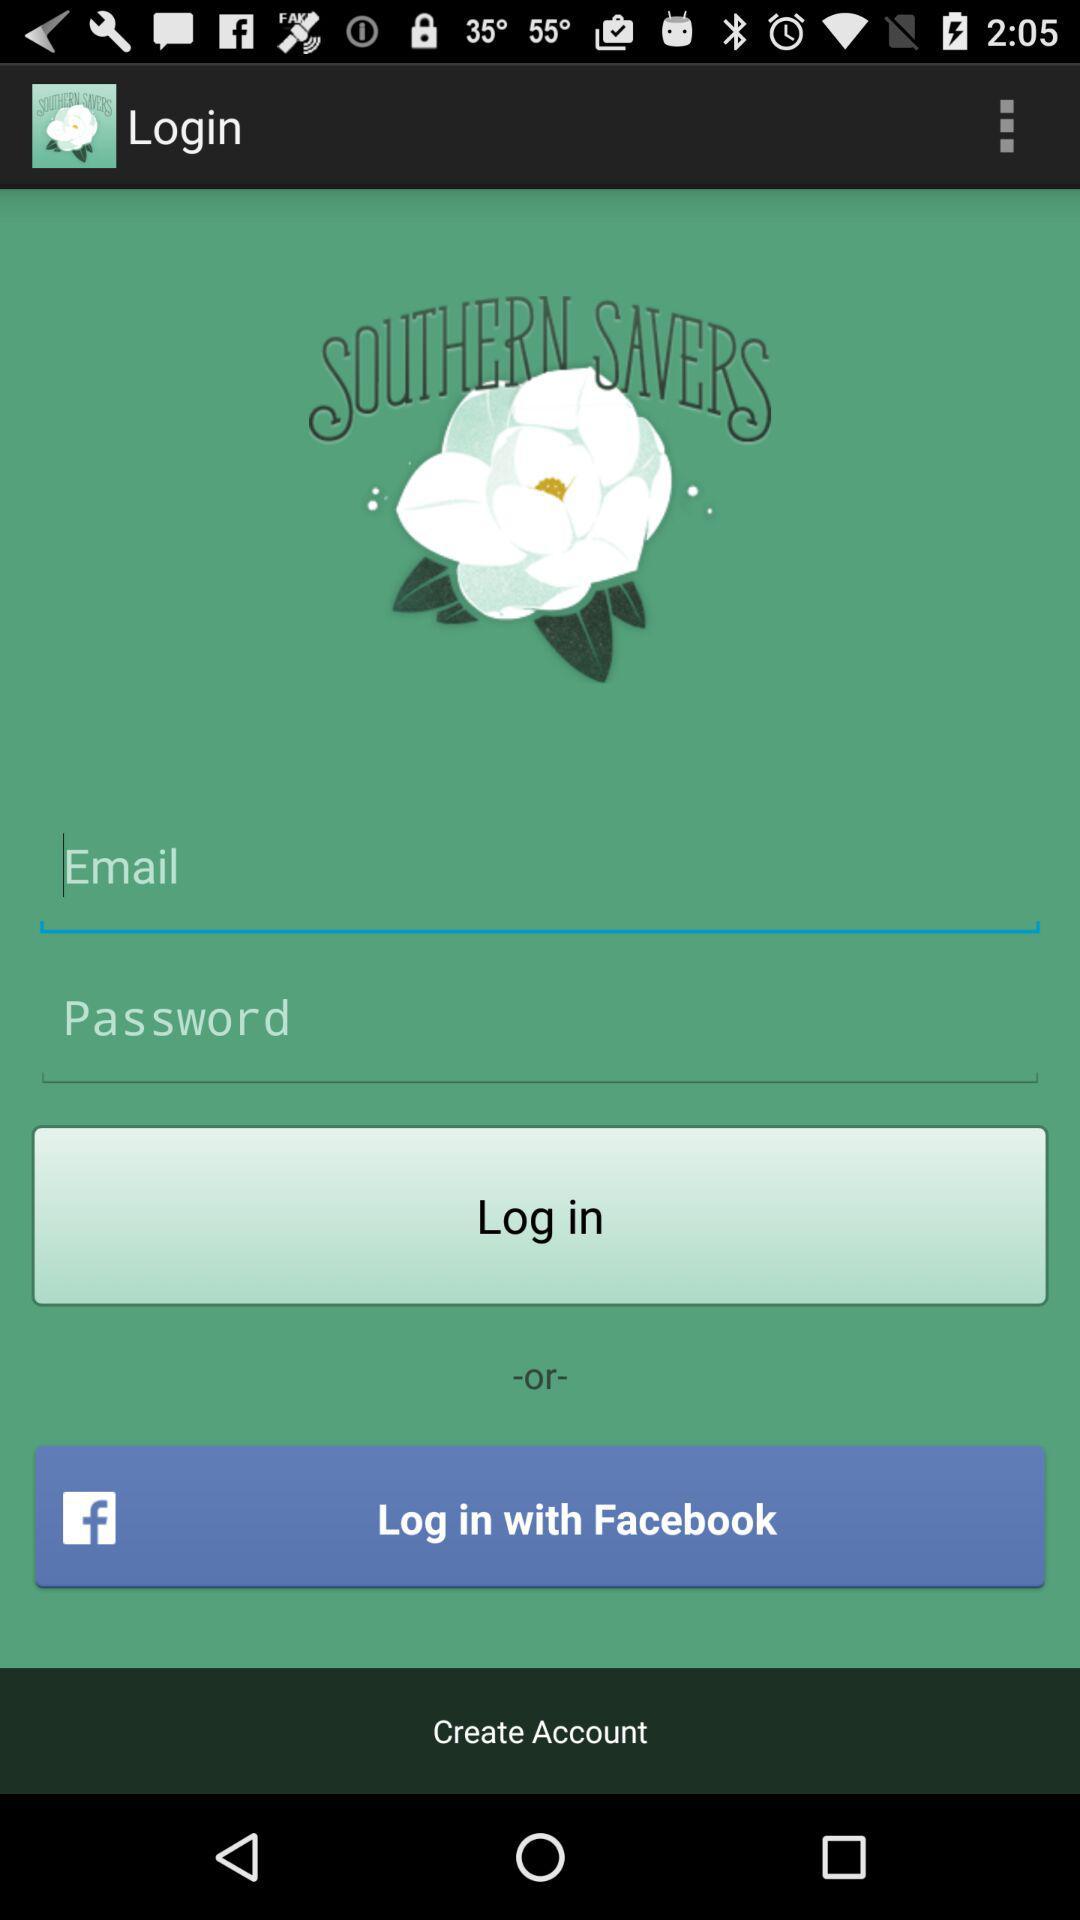 This screenshot has height=1920, width=1080. Describe the element at coordinates (540, 1730) in the screenshot. I see `create account icon` at that location.